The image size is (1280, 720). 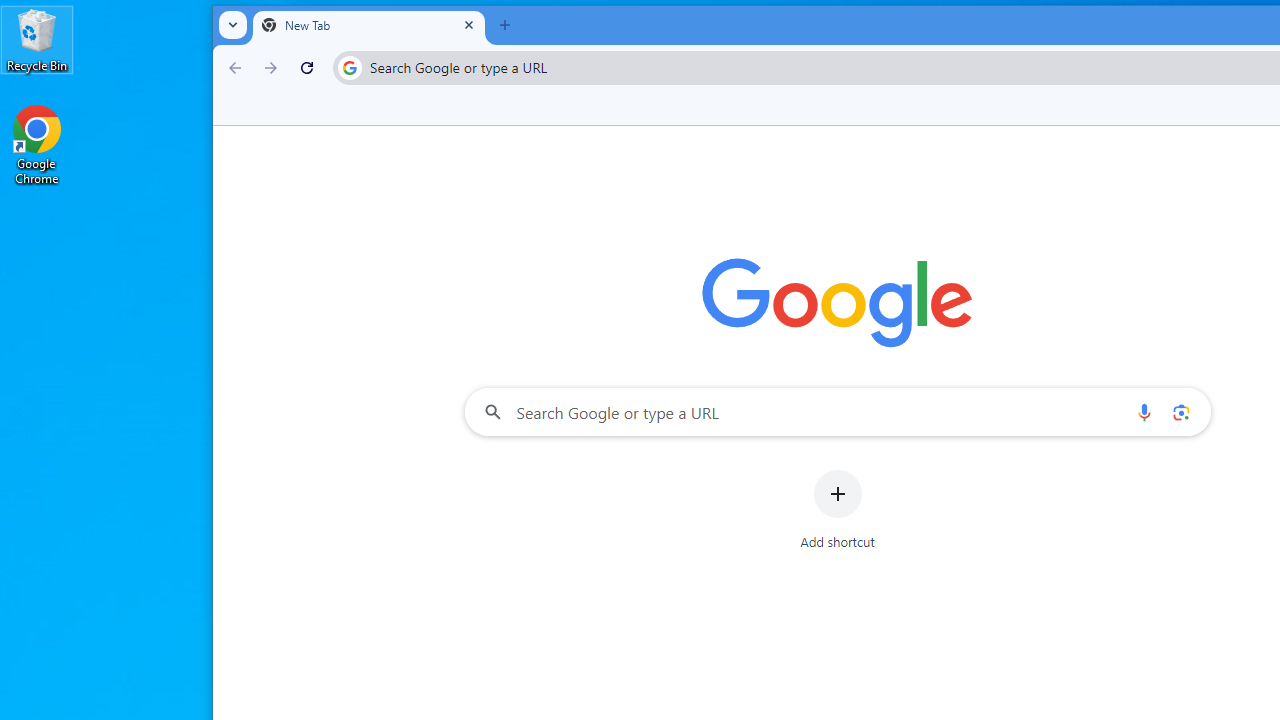 I want to click on 'Google Chrome', so click(x=37, y=144).